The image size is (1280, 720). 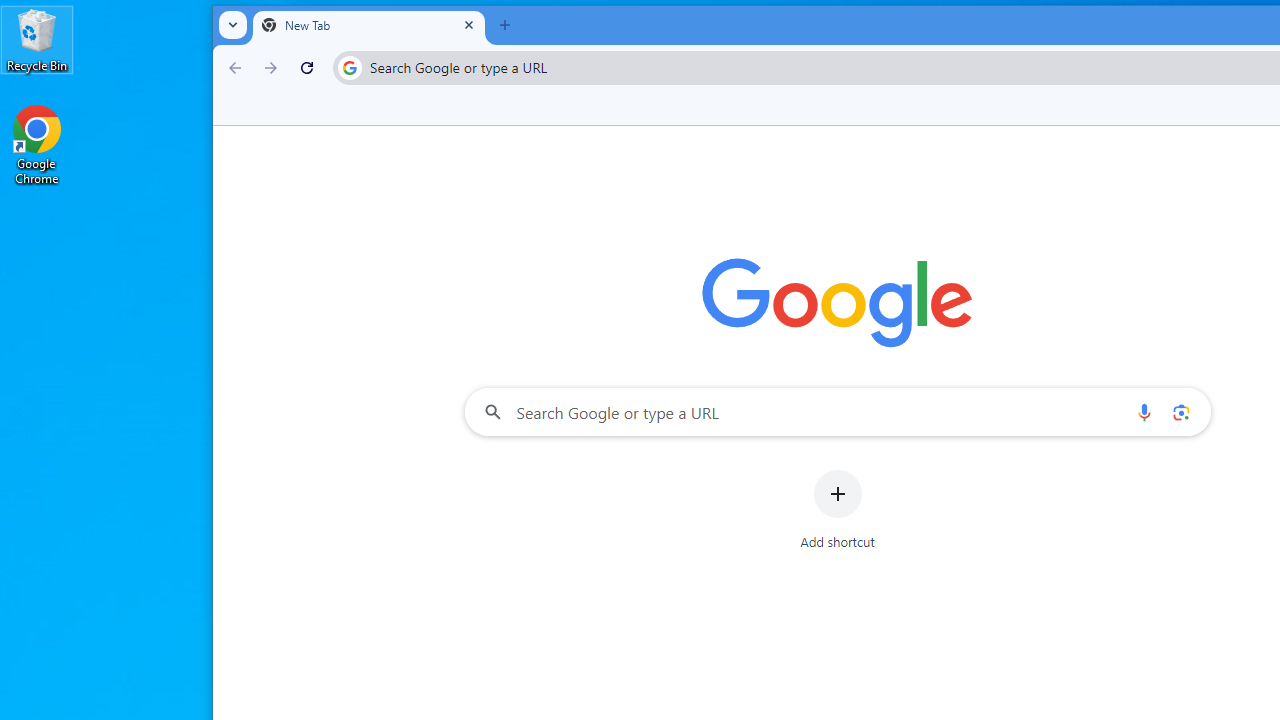 I want to click on 'Google Chrome', so click(x=37, y=144).